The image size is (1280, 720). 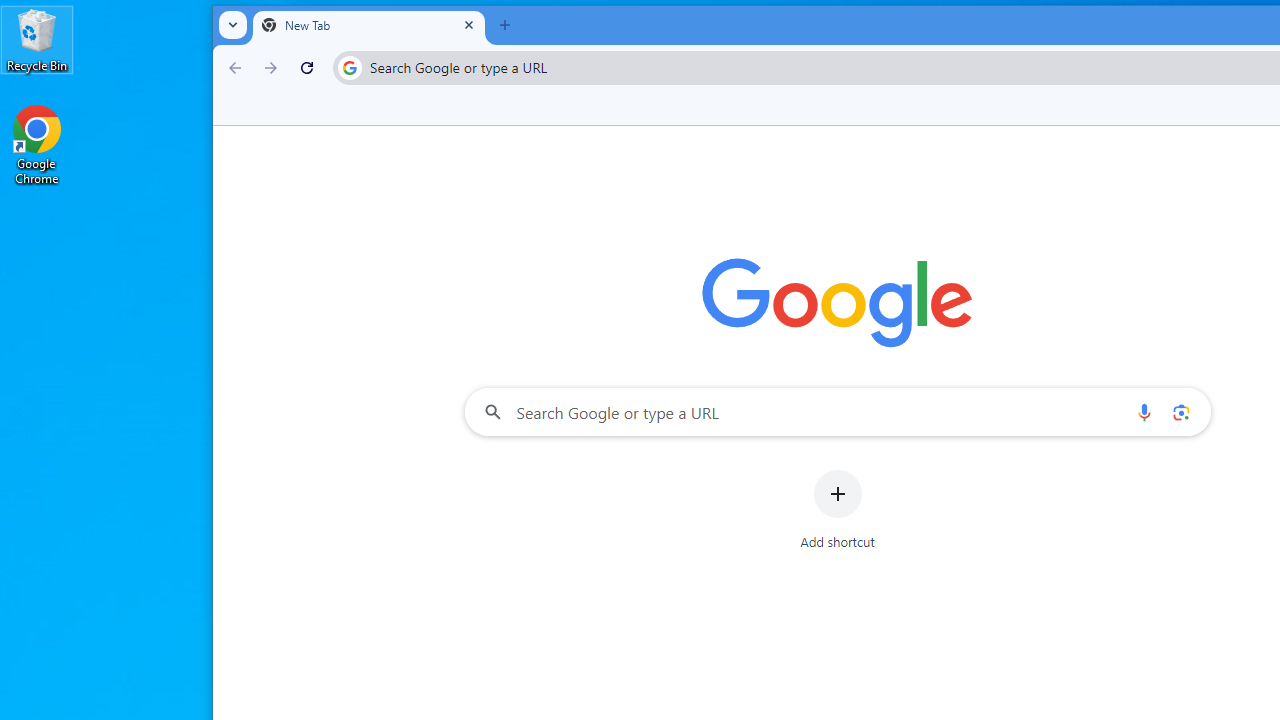 I want to click on 'Google Chrome', so click(x=37, y=144).